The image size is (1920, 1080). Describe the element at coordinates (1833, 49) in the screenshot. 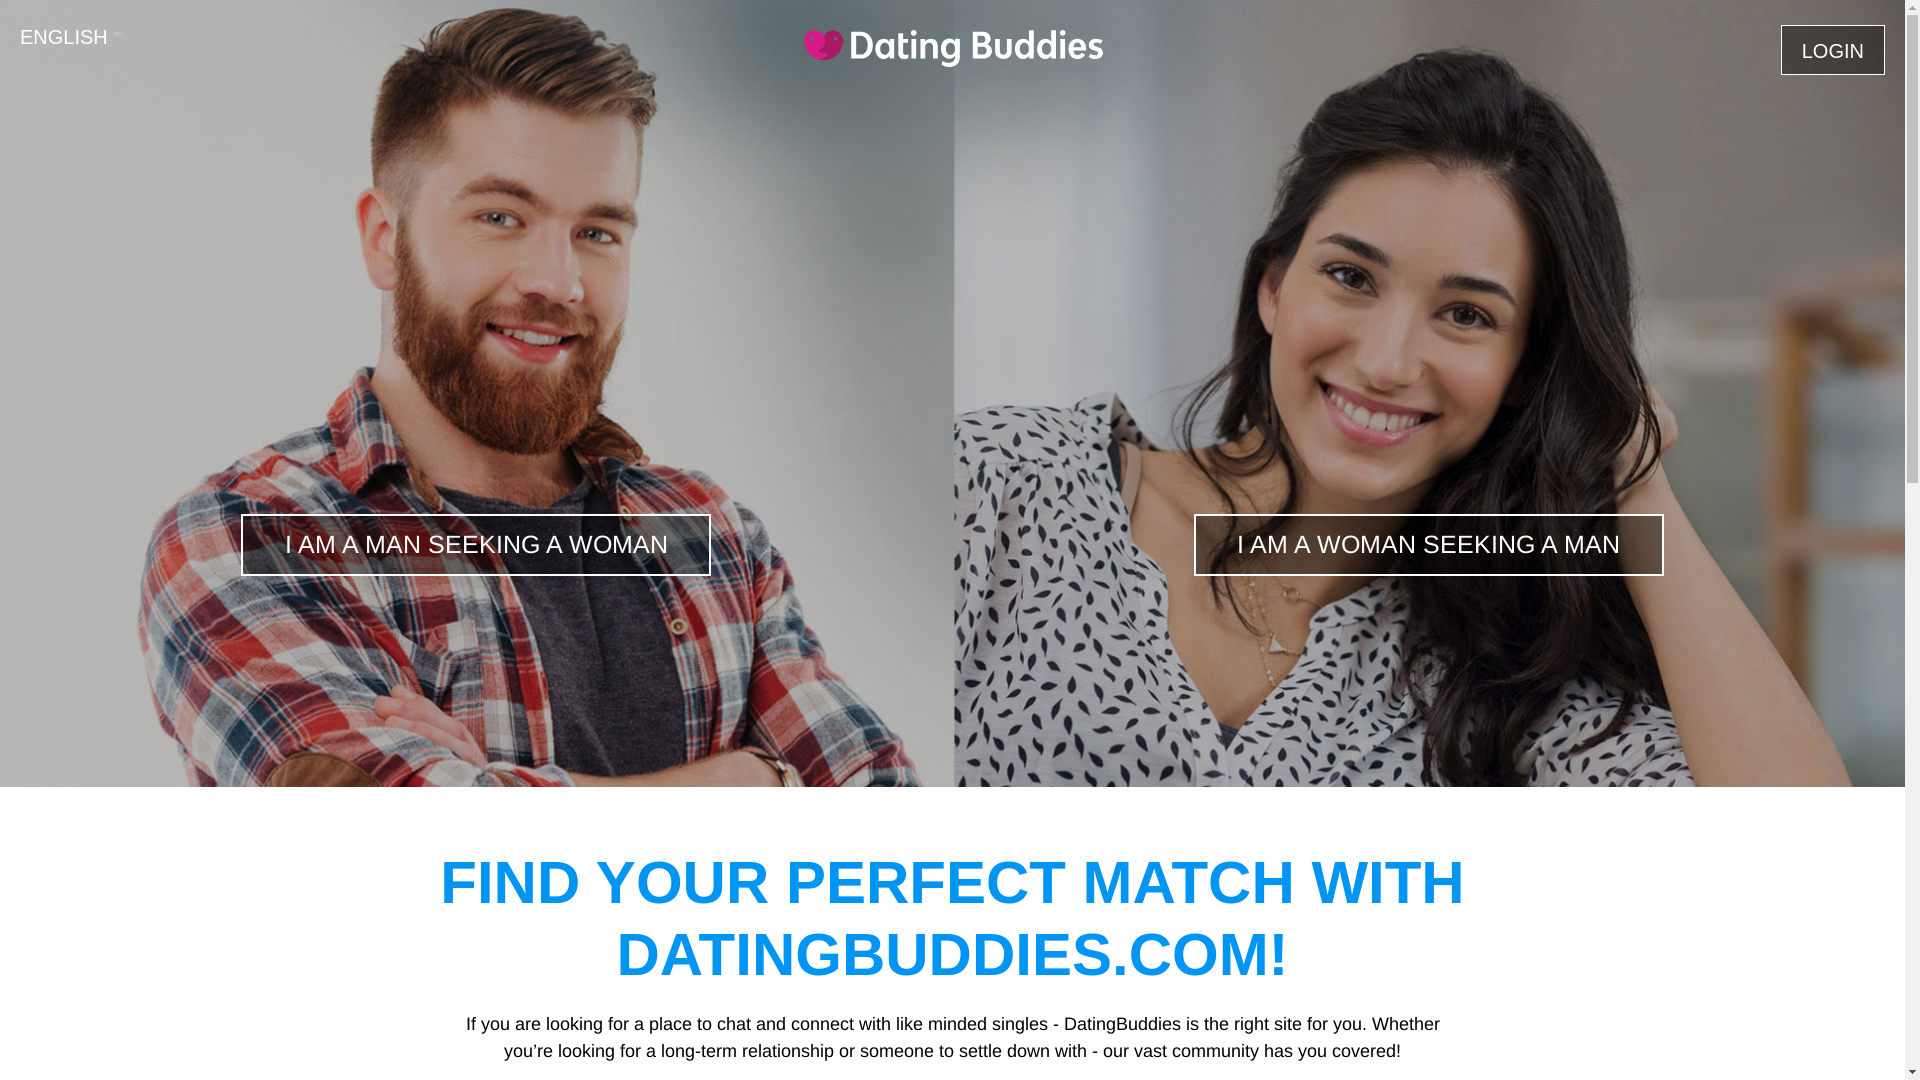

I see `'LOGIN'` at that location.